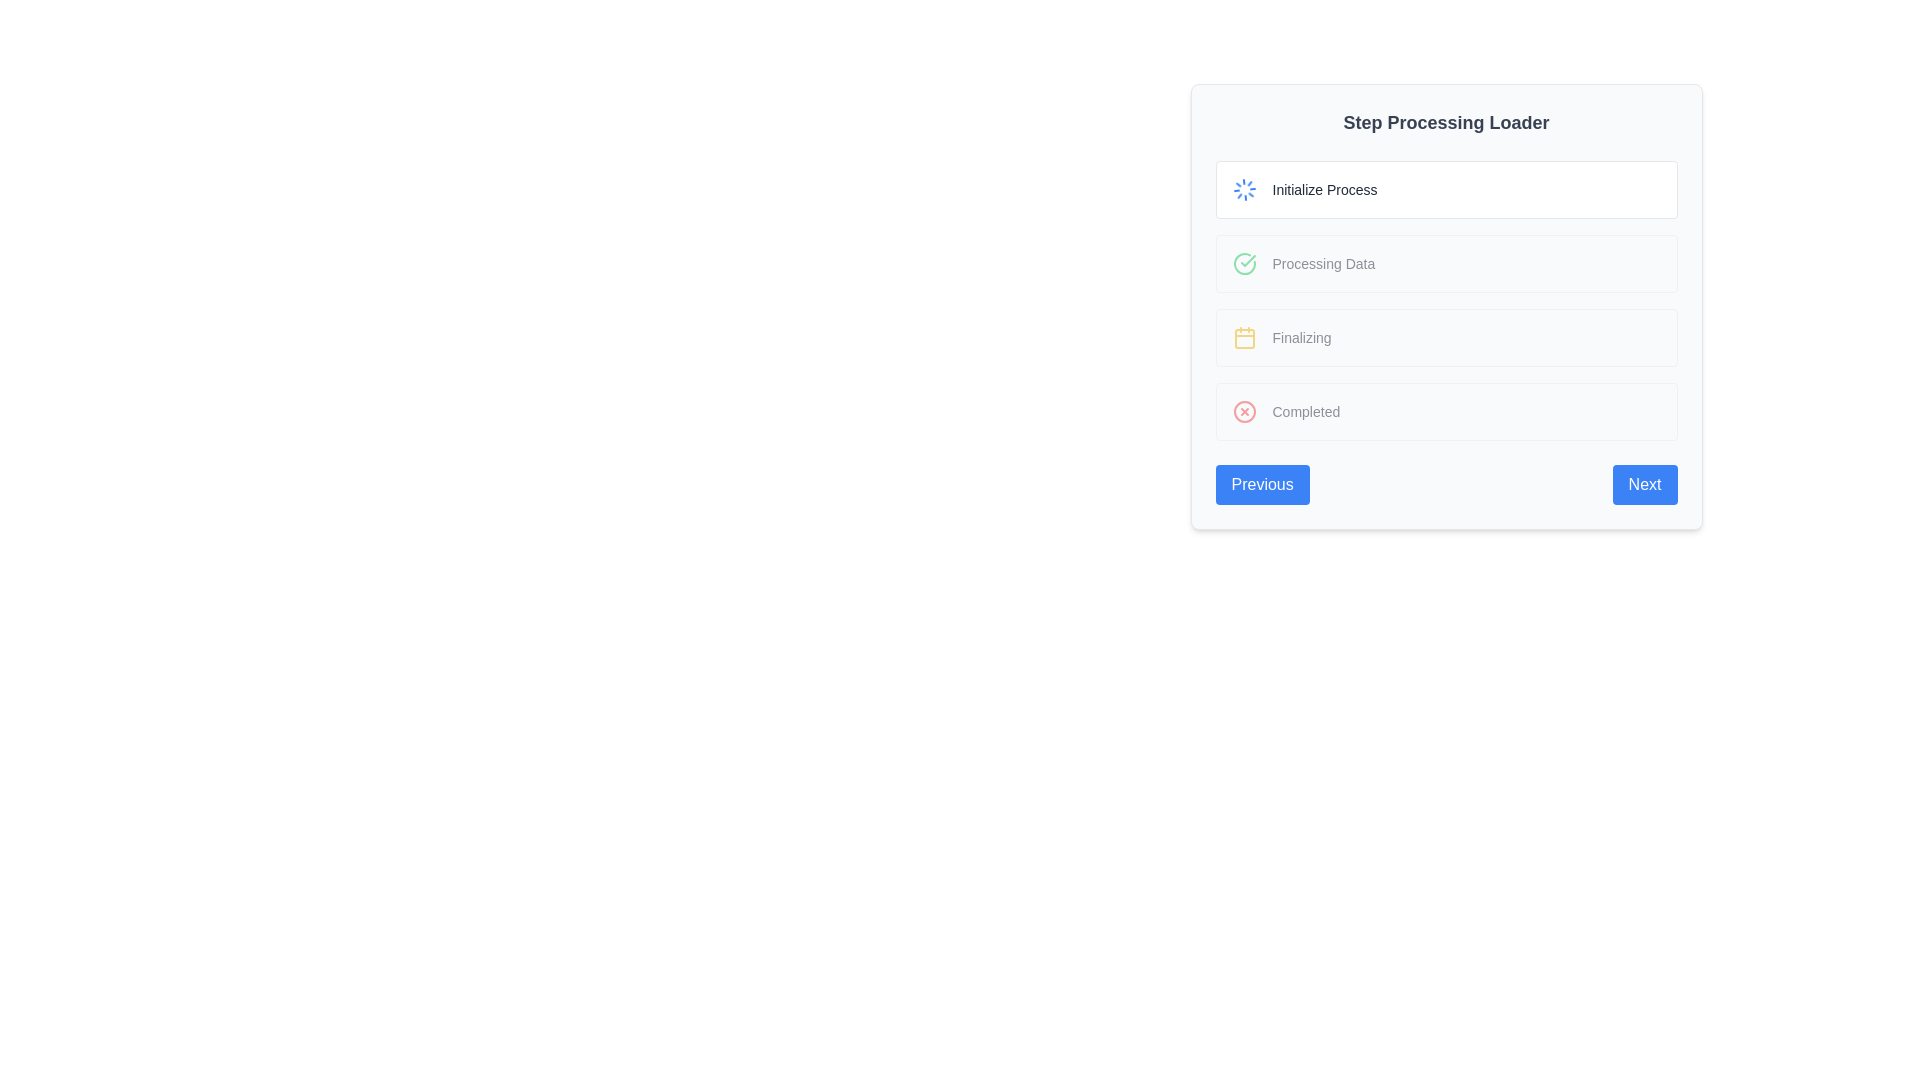  I want to click on the content of the vertically stacked section containing the stages 'Initialize Process', 'Processing Data', 'Finalizing', and 'Completed' located beneath the title 'Step Processing Loader', so click(1446, 300).